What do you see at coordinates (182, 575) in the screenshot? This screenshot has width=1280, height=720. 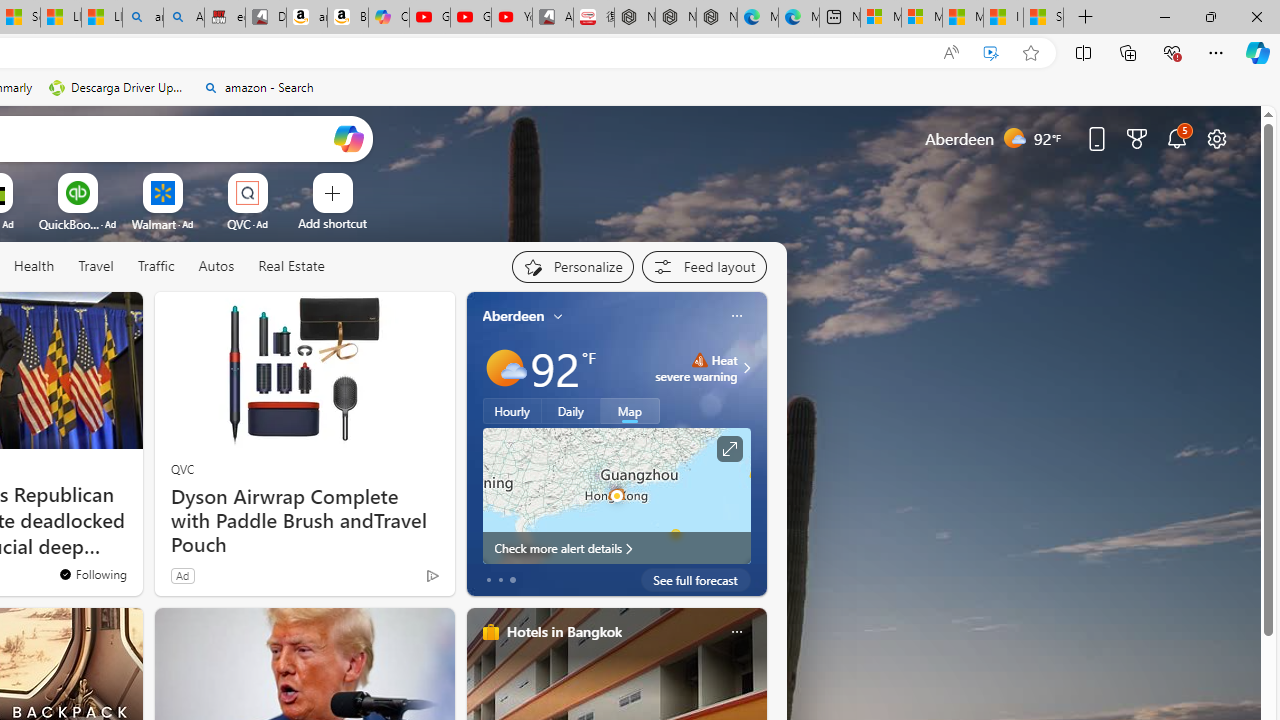 I see `'Ad'` at bounding box center [182, 575].